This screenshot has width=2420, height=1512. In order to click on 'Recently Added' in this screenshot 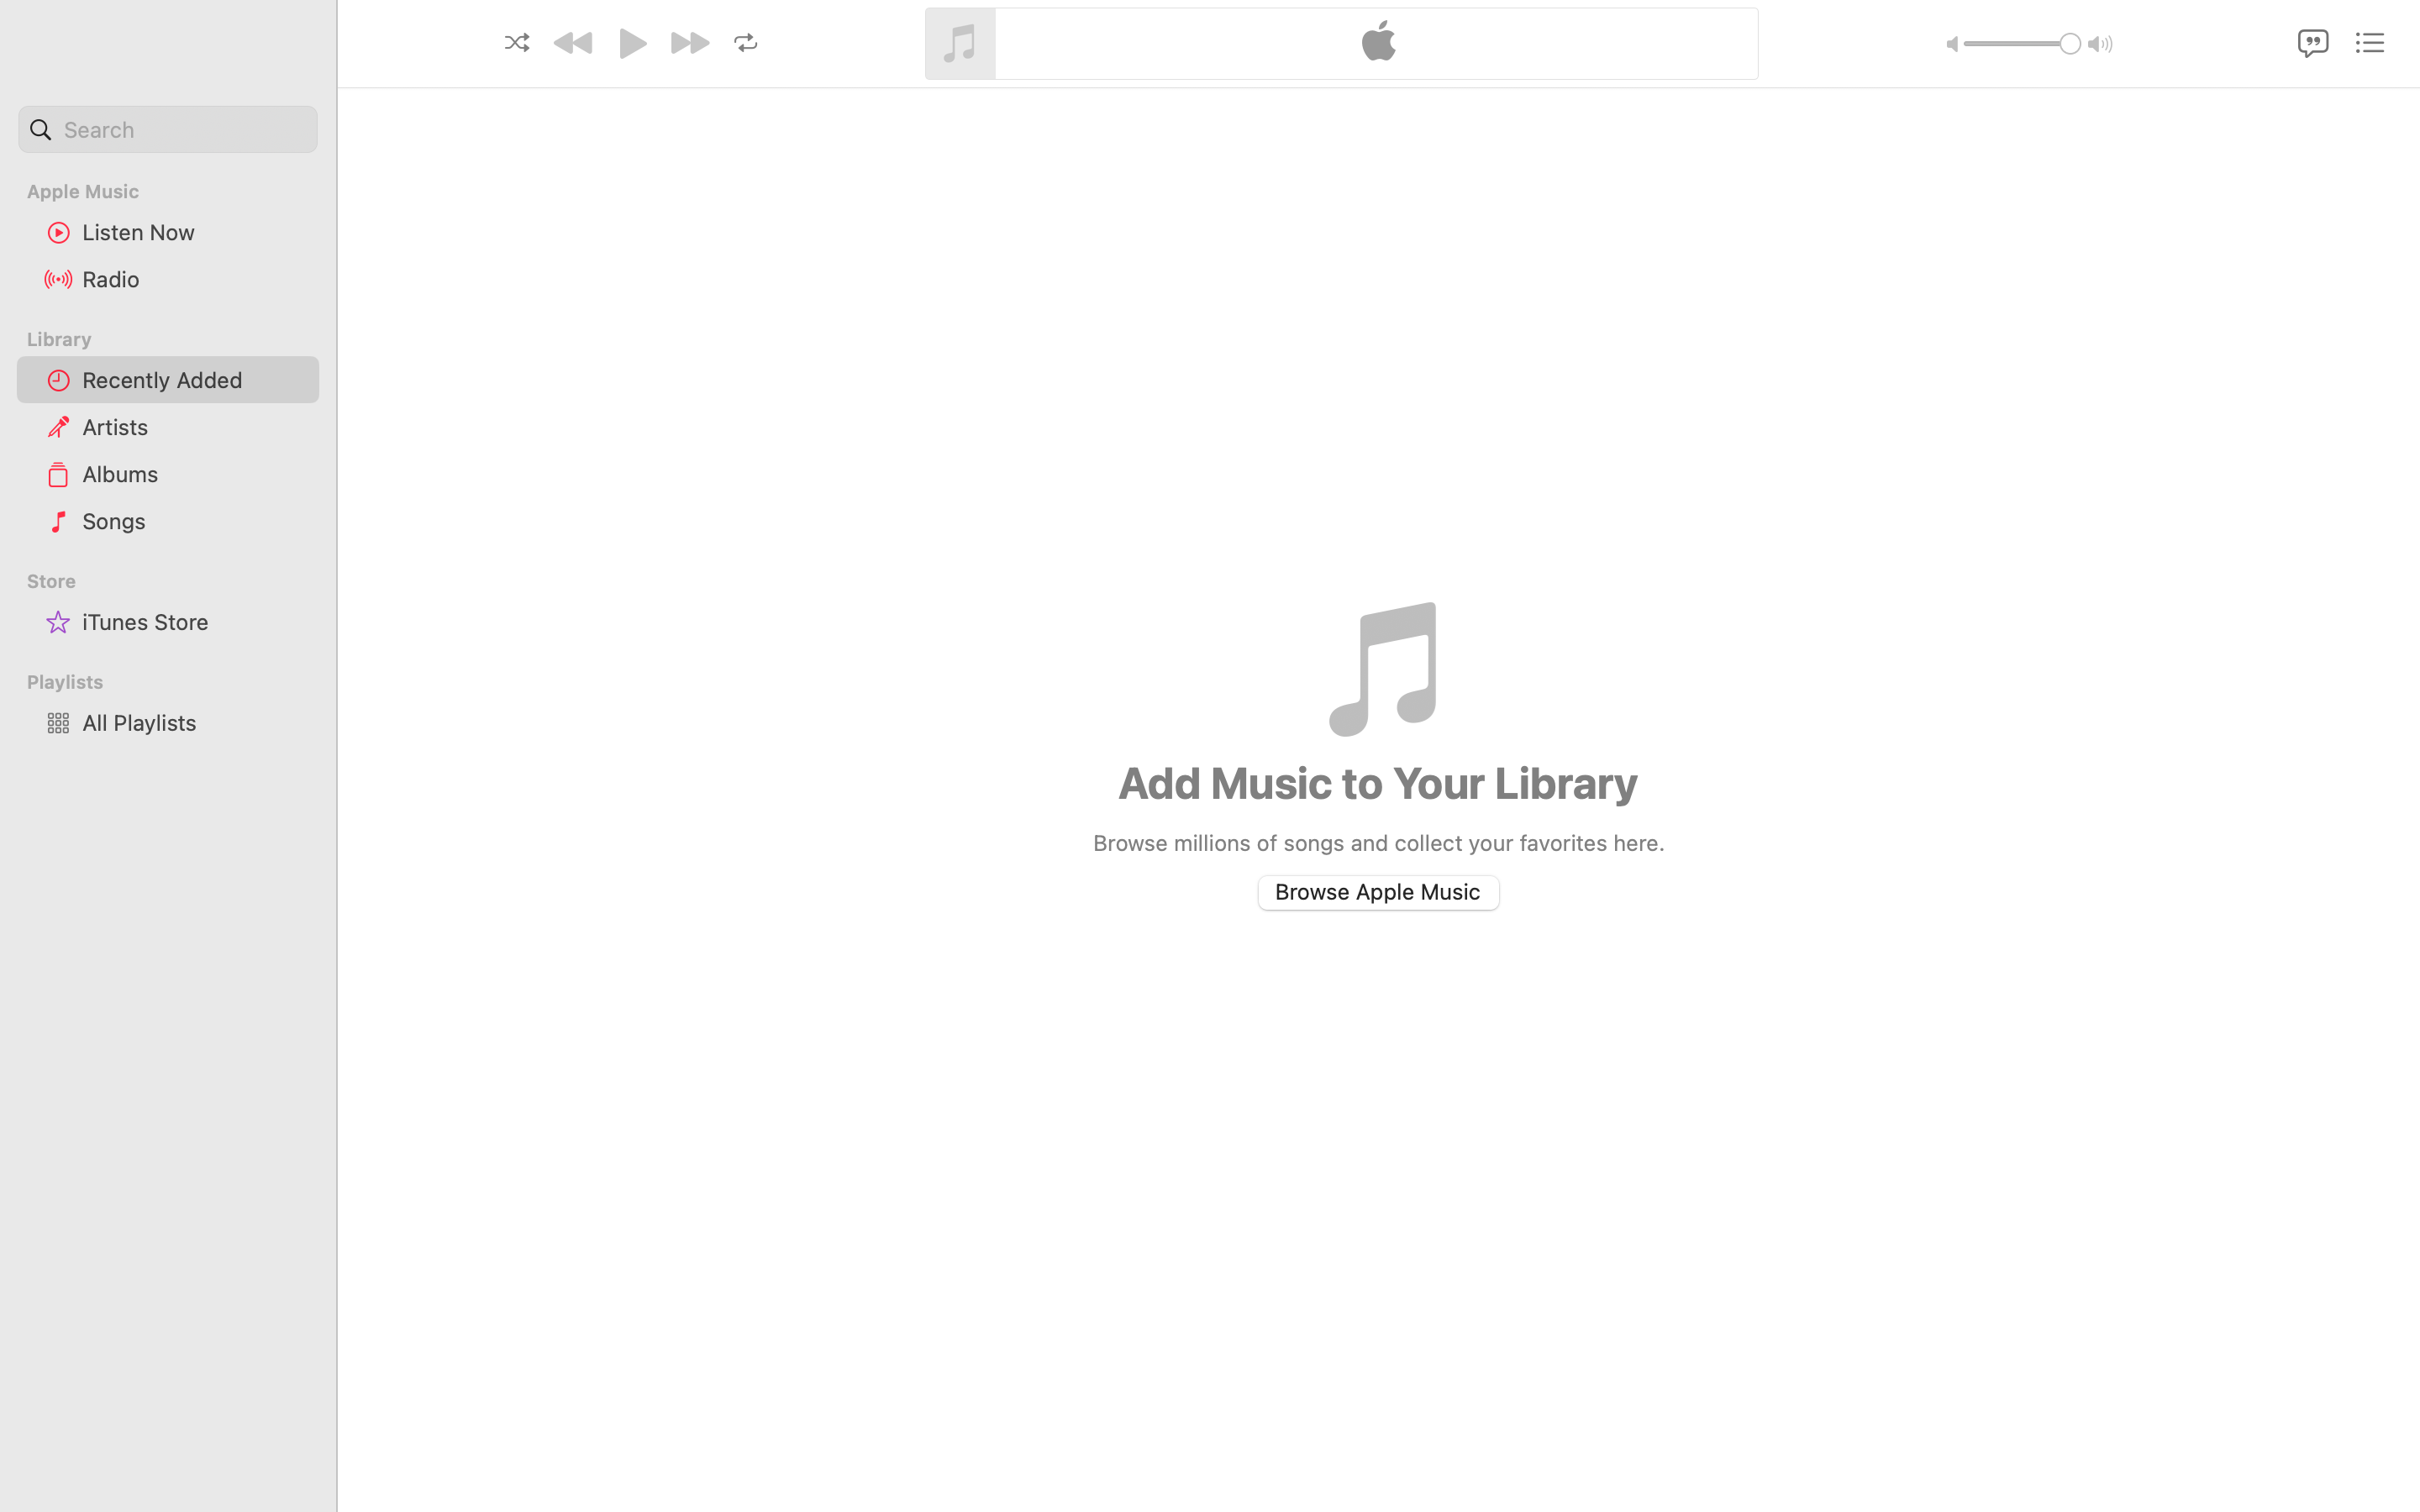, I will do `click(192, 378)`.